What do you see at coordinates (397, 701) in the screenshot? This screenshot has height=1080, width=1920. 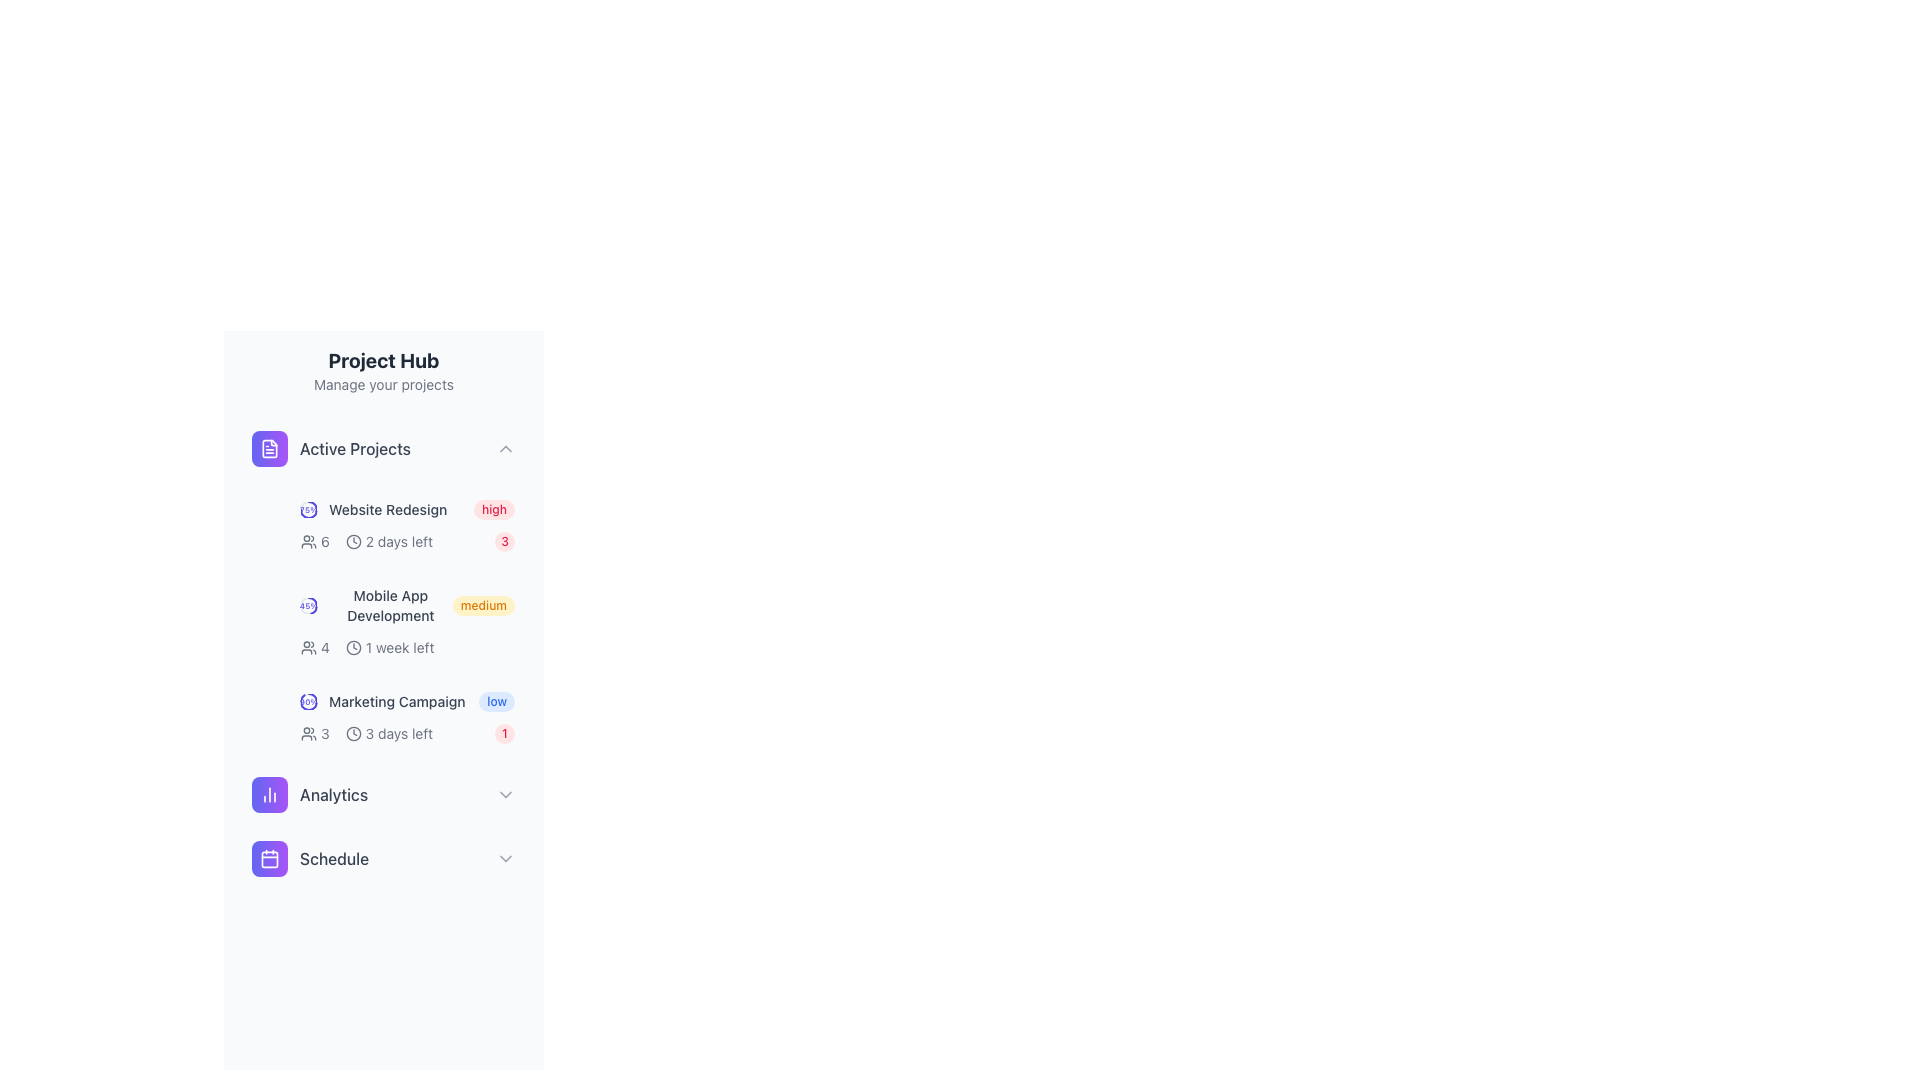 I see `text label 'Marketing Campaign' located in the third position of the 'Active Projects' section, styled with a small font size and medium weight, colored gray` at bounding box center [397, 701].